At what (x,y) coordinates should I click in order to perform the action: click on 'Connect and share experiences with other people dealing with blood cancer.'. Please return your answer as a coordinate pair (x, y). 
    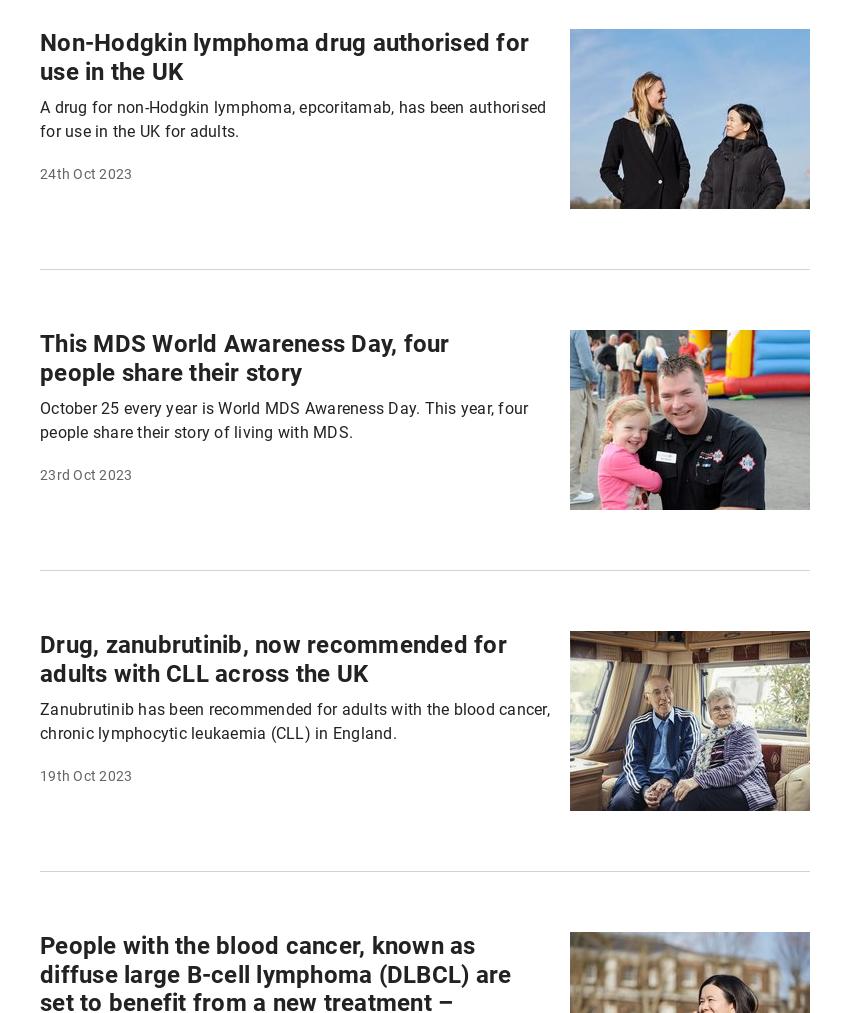
    Looking at the image, I should click on (315, 490).